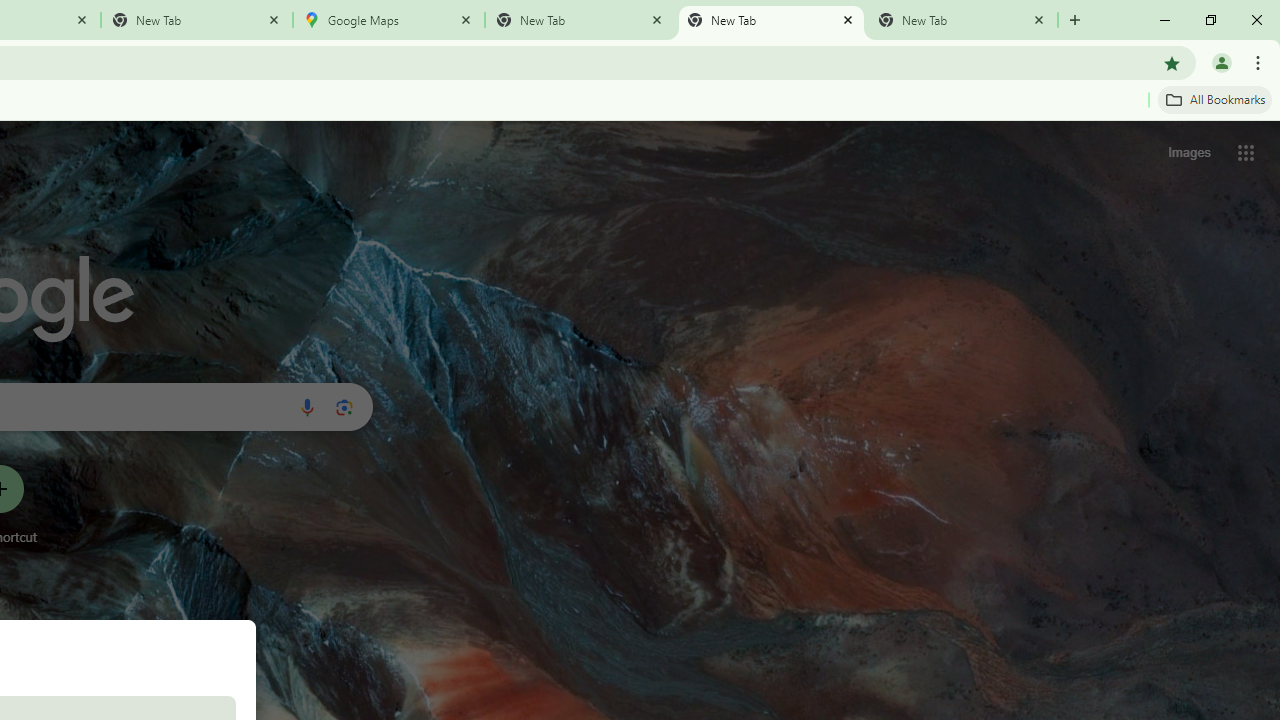 This screenshot has height=720, width=1280. I want to click on 'New Tab', so click(197, 20).